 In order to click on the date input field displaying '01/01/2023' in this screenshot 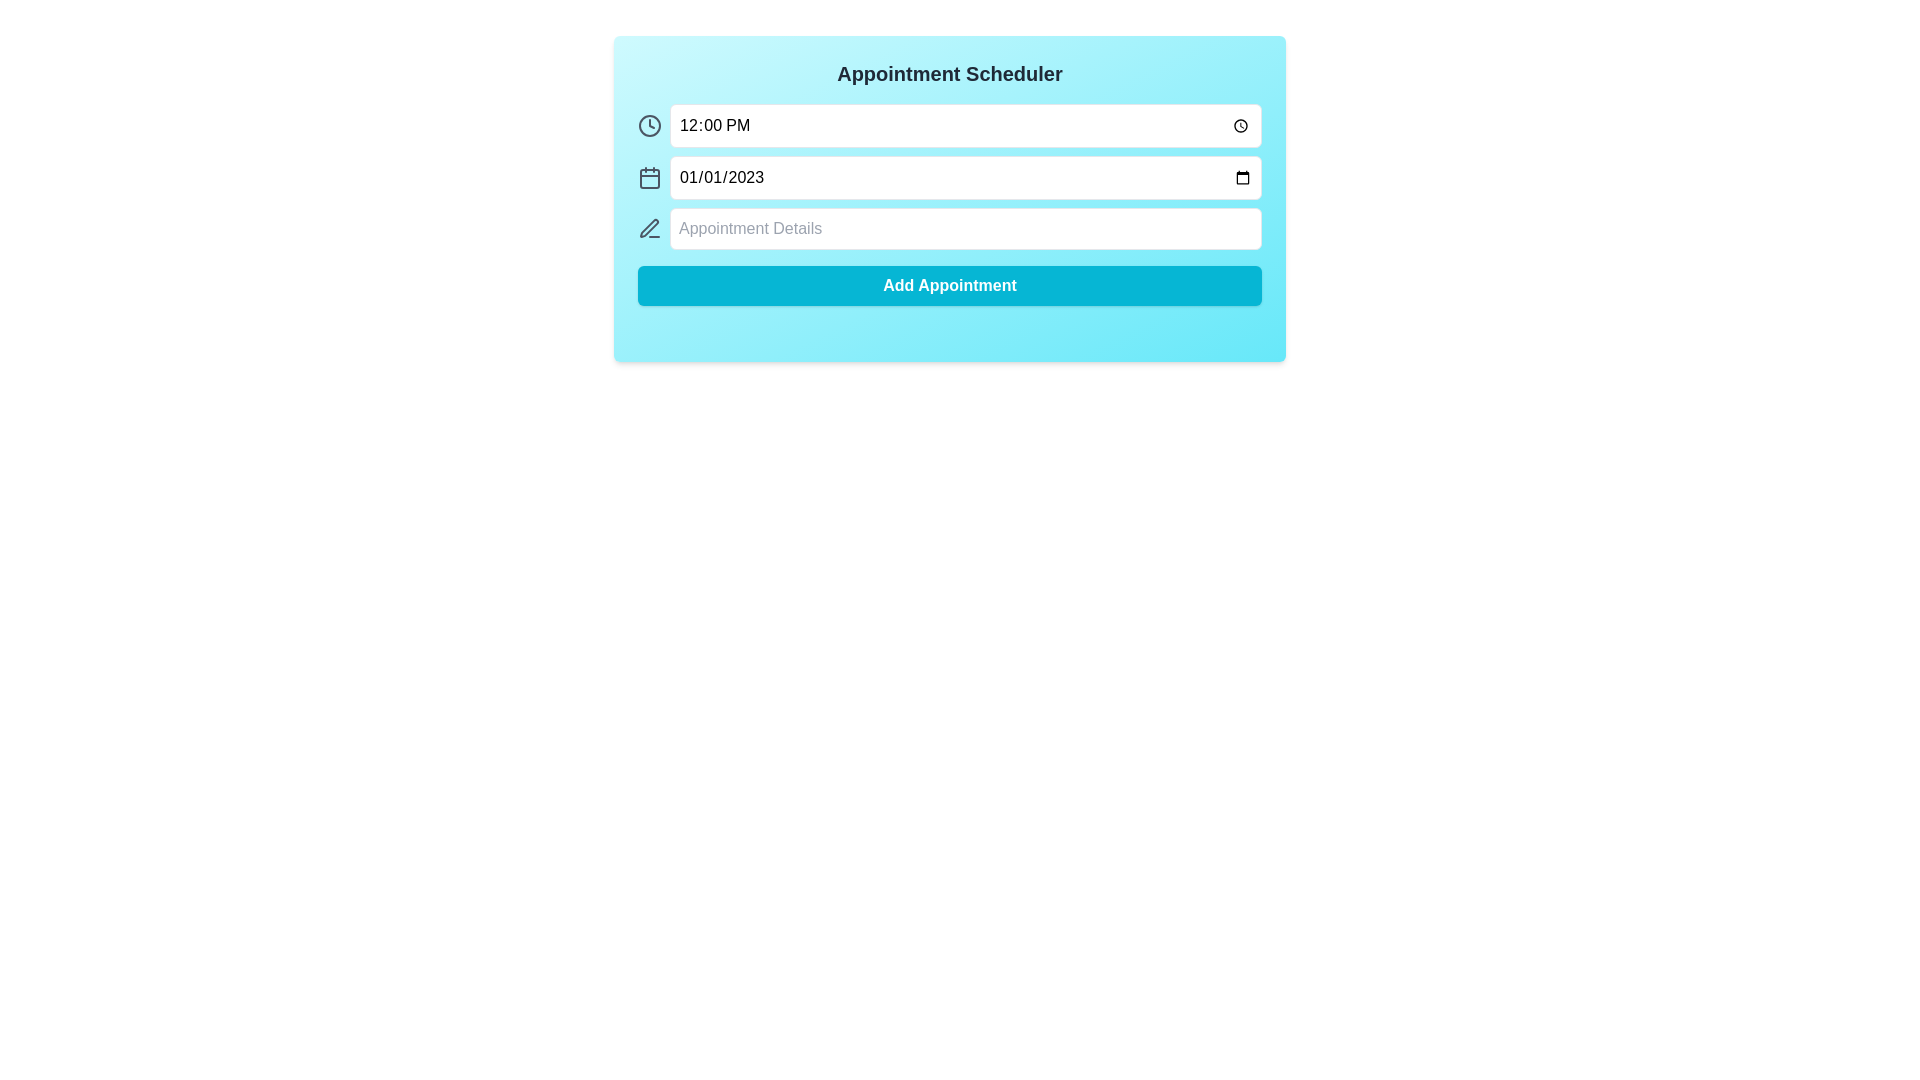, I will do `click(965, 176)`.